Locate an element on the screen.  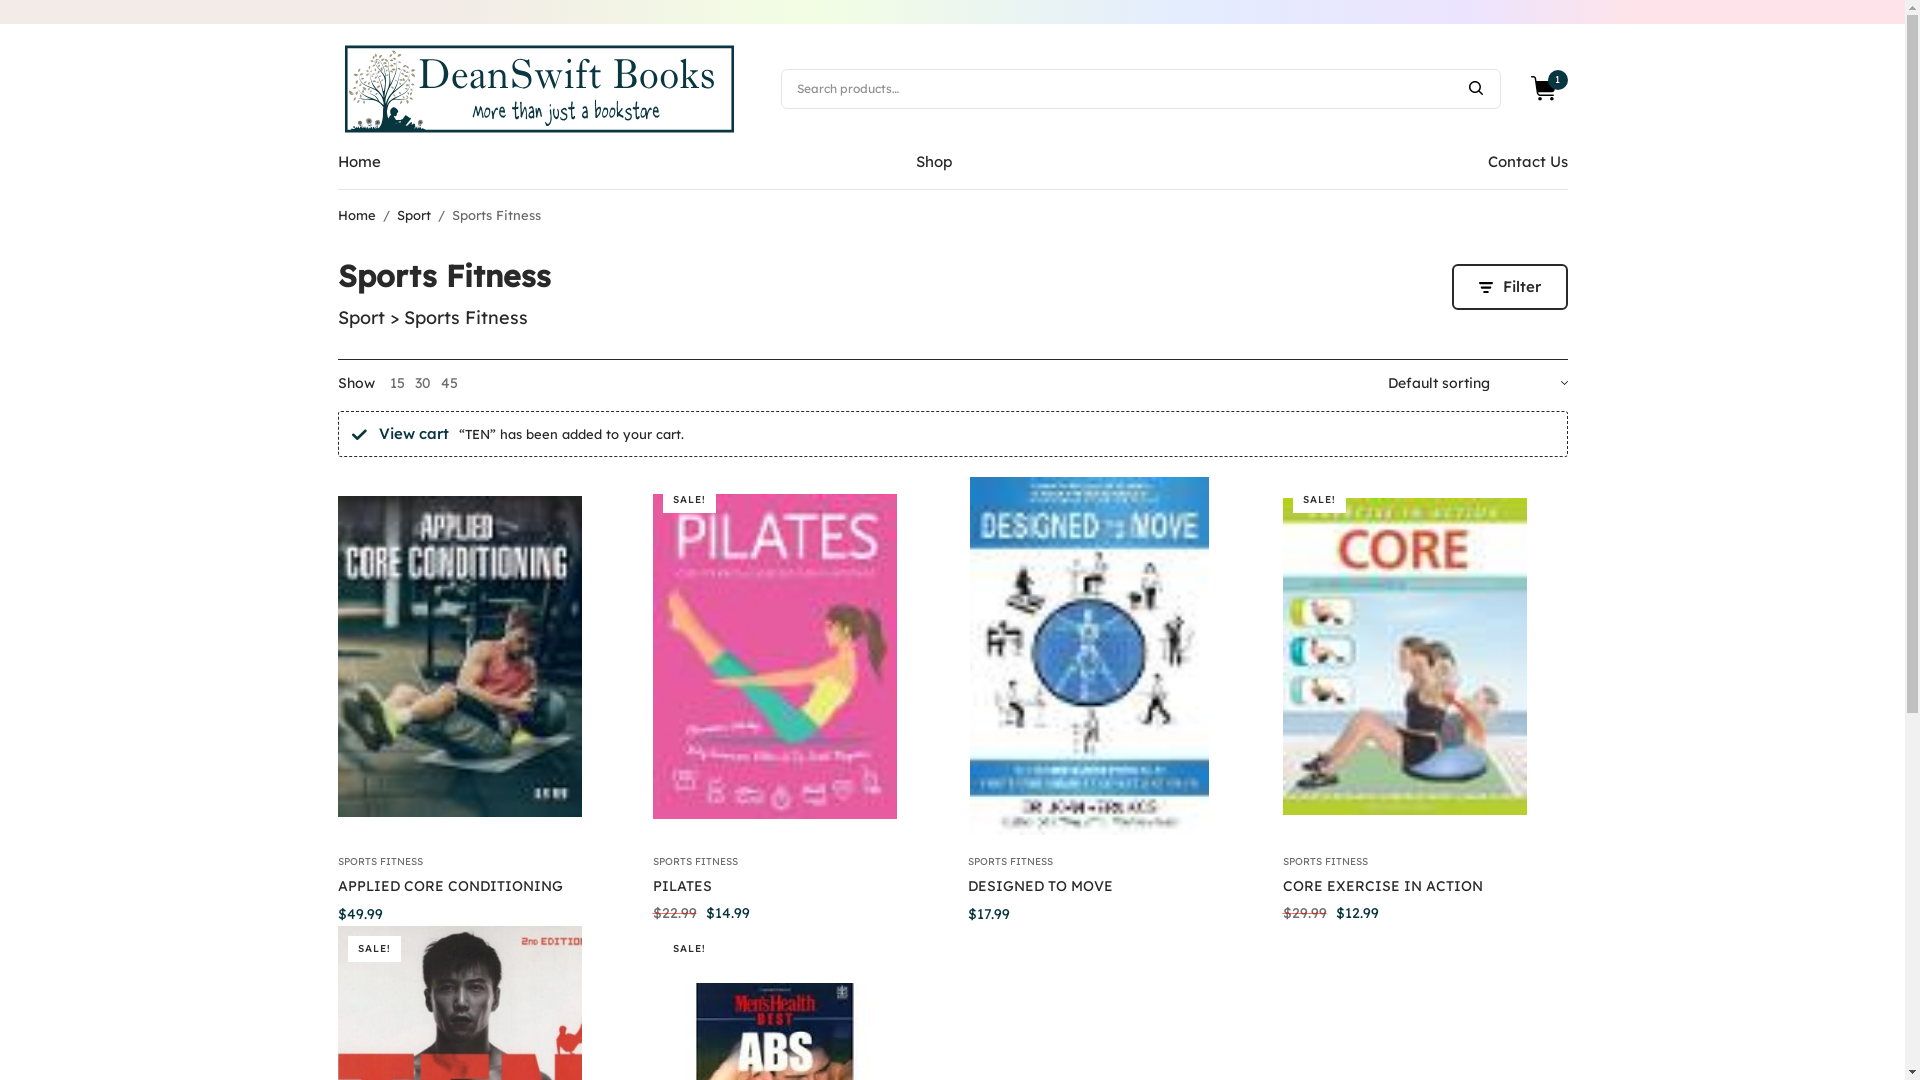
'30' is located at coordinates (421, 382).